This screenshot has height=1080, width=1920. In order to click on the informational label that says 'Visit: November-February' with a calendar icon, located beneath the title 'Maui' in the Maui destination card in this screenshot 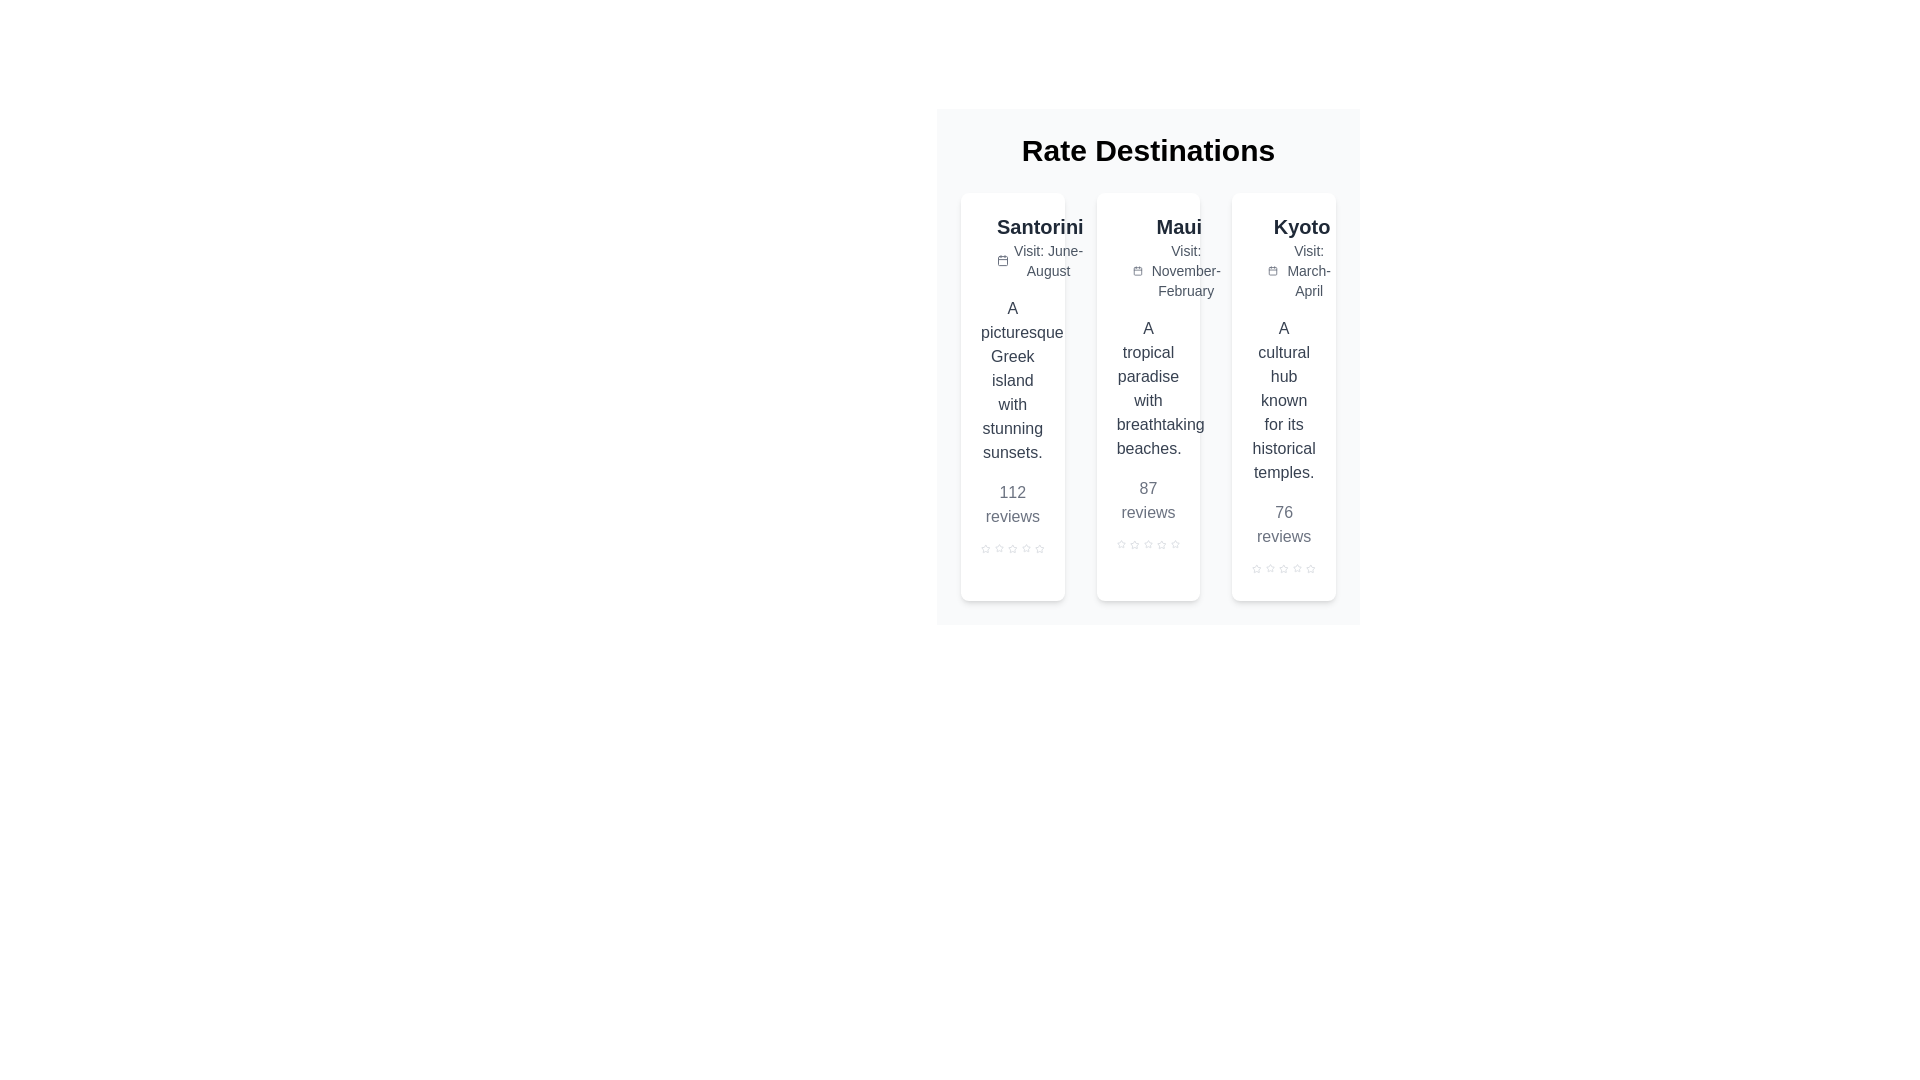, I will do `click(1179, 270)`.